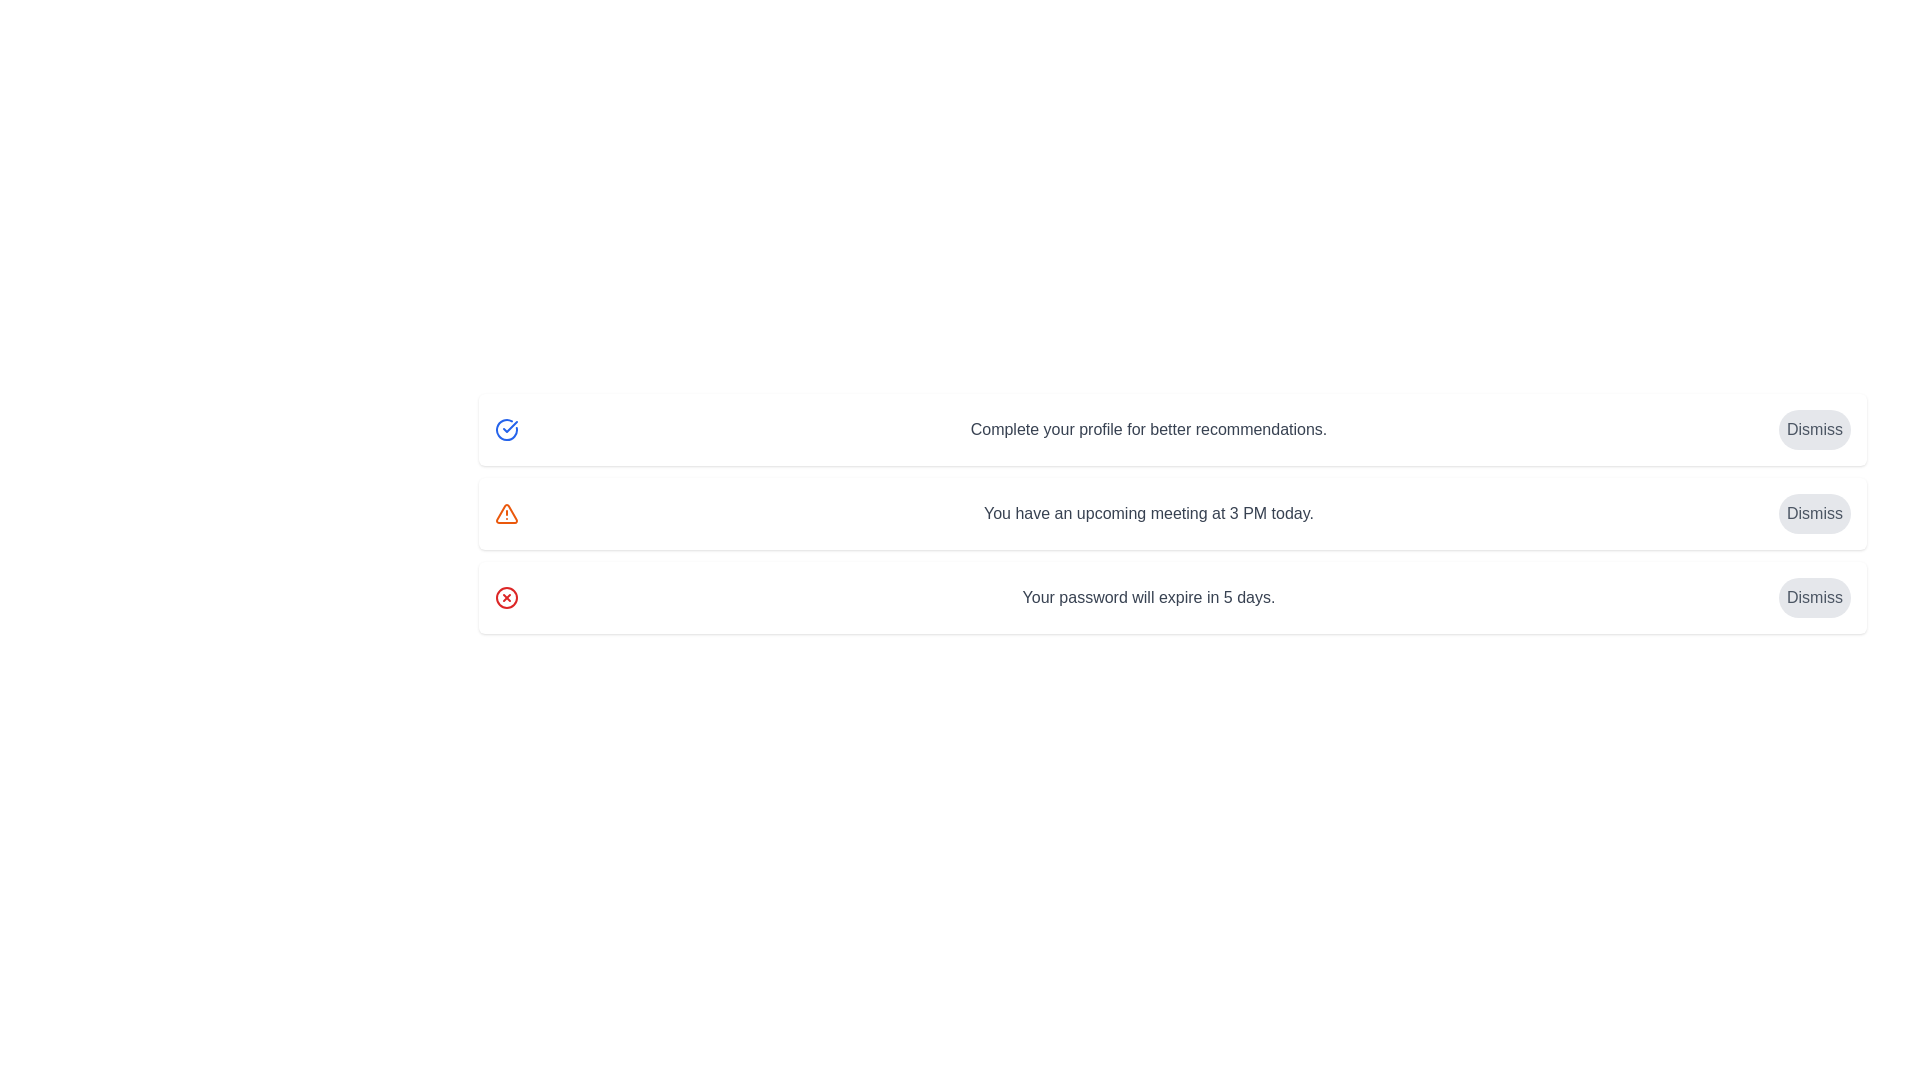 The image size is (1920, 1080). Describe the element at coordinates (1814, 512) in the screenshot. I see `dismiss button corresponding to the alert with text 'You have an upcoming meeting at 3 PM today.'` at that location.